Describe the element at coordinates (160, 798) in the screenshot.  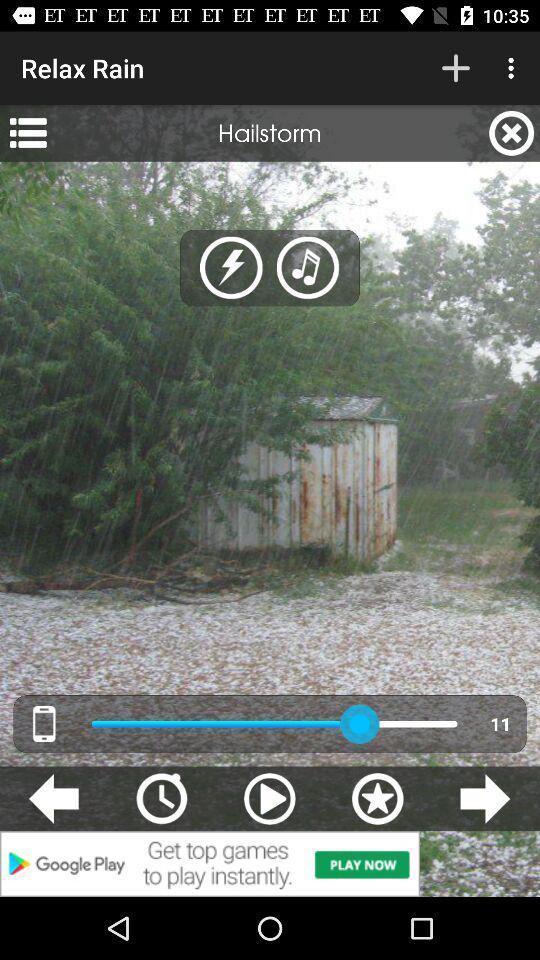
I see `the time icon` at that location.